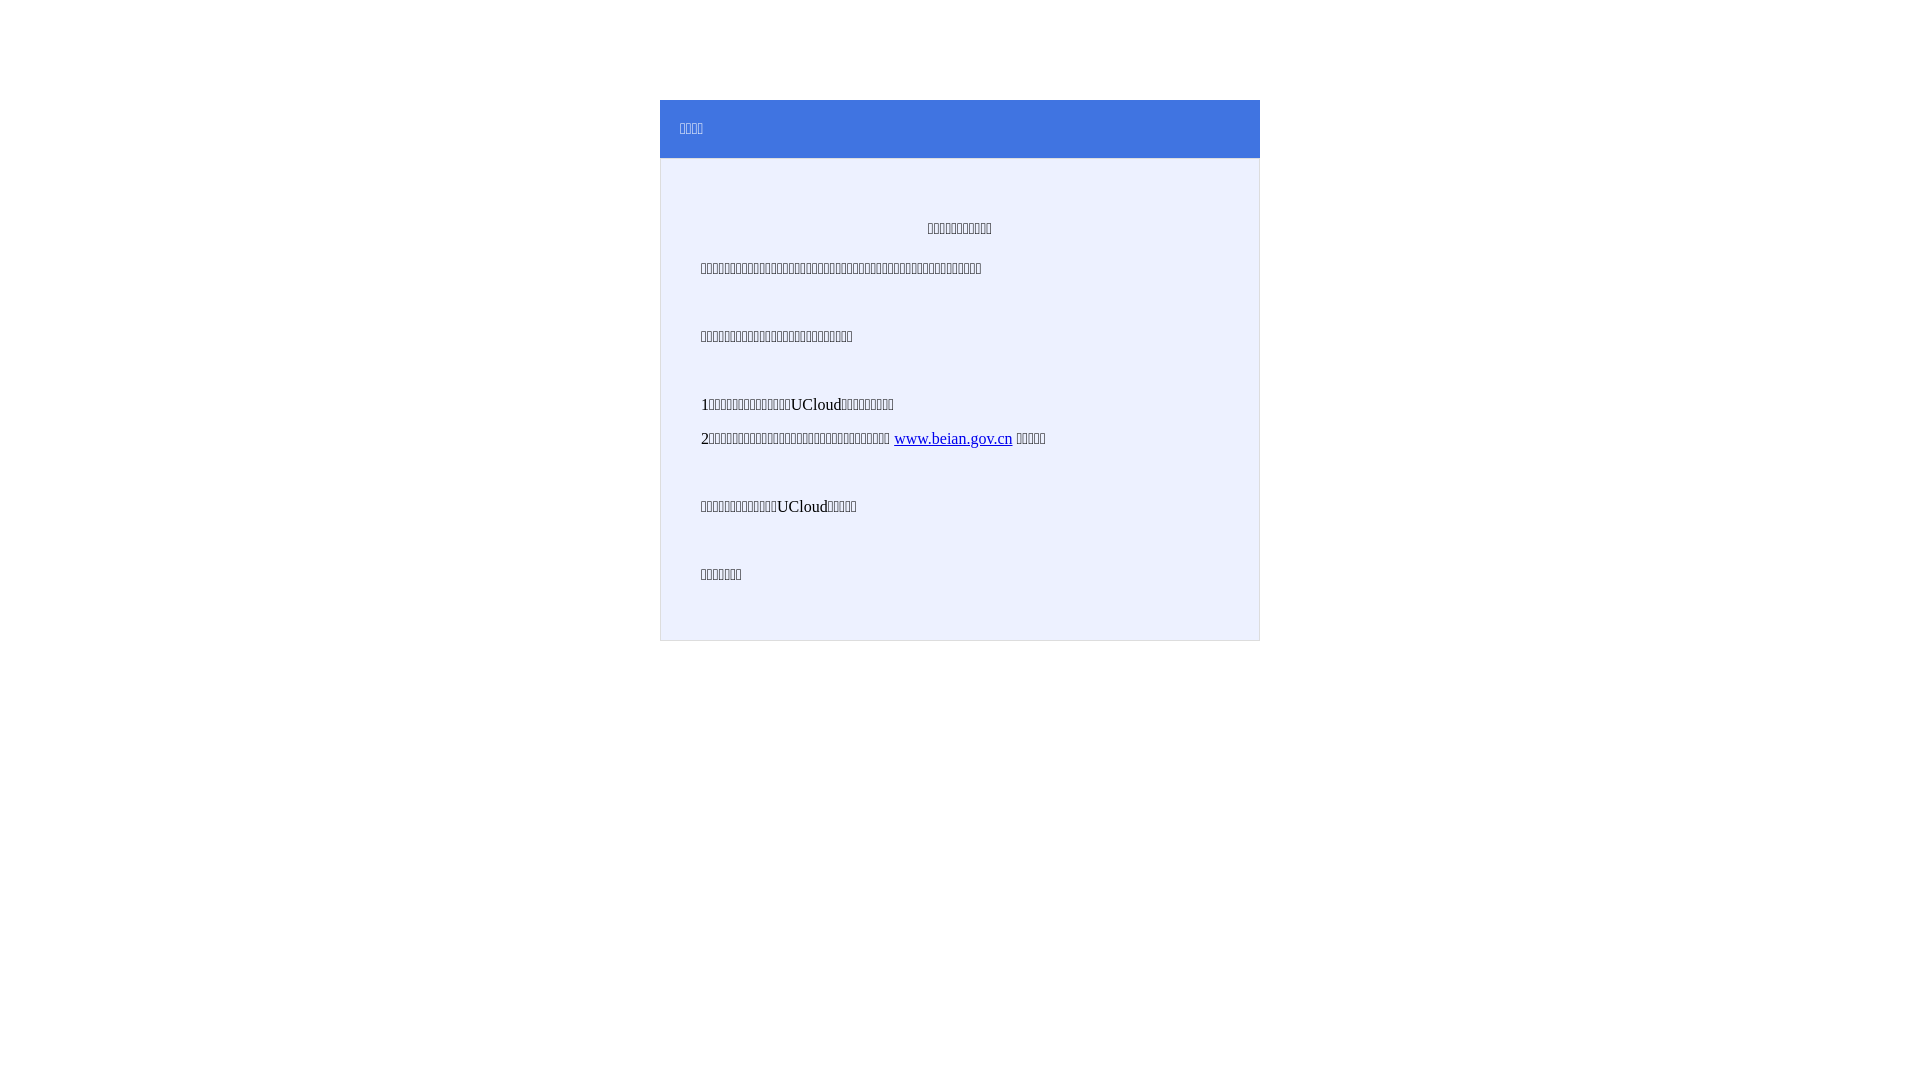 The height and width of the screenshot is (1080, 1920). What do you see at coordinates (952, 437) in the screenshot?
I see `'www.beian.gov.cn'` at bounding box center [952, 437].